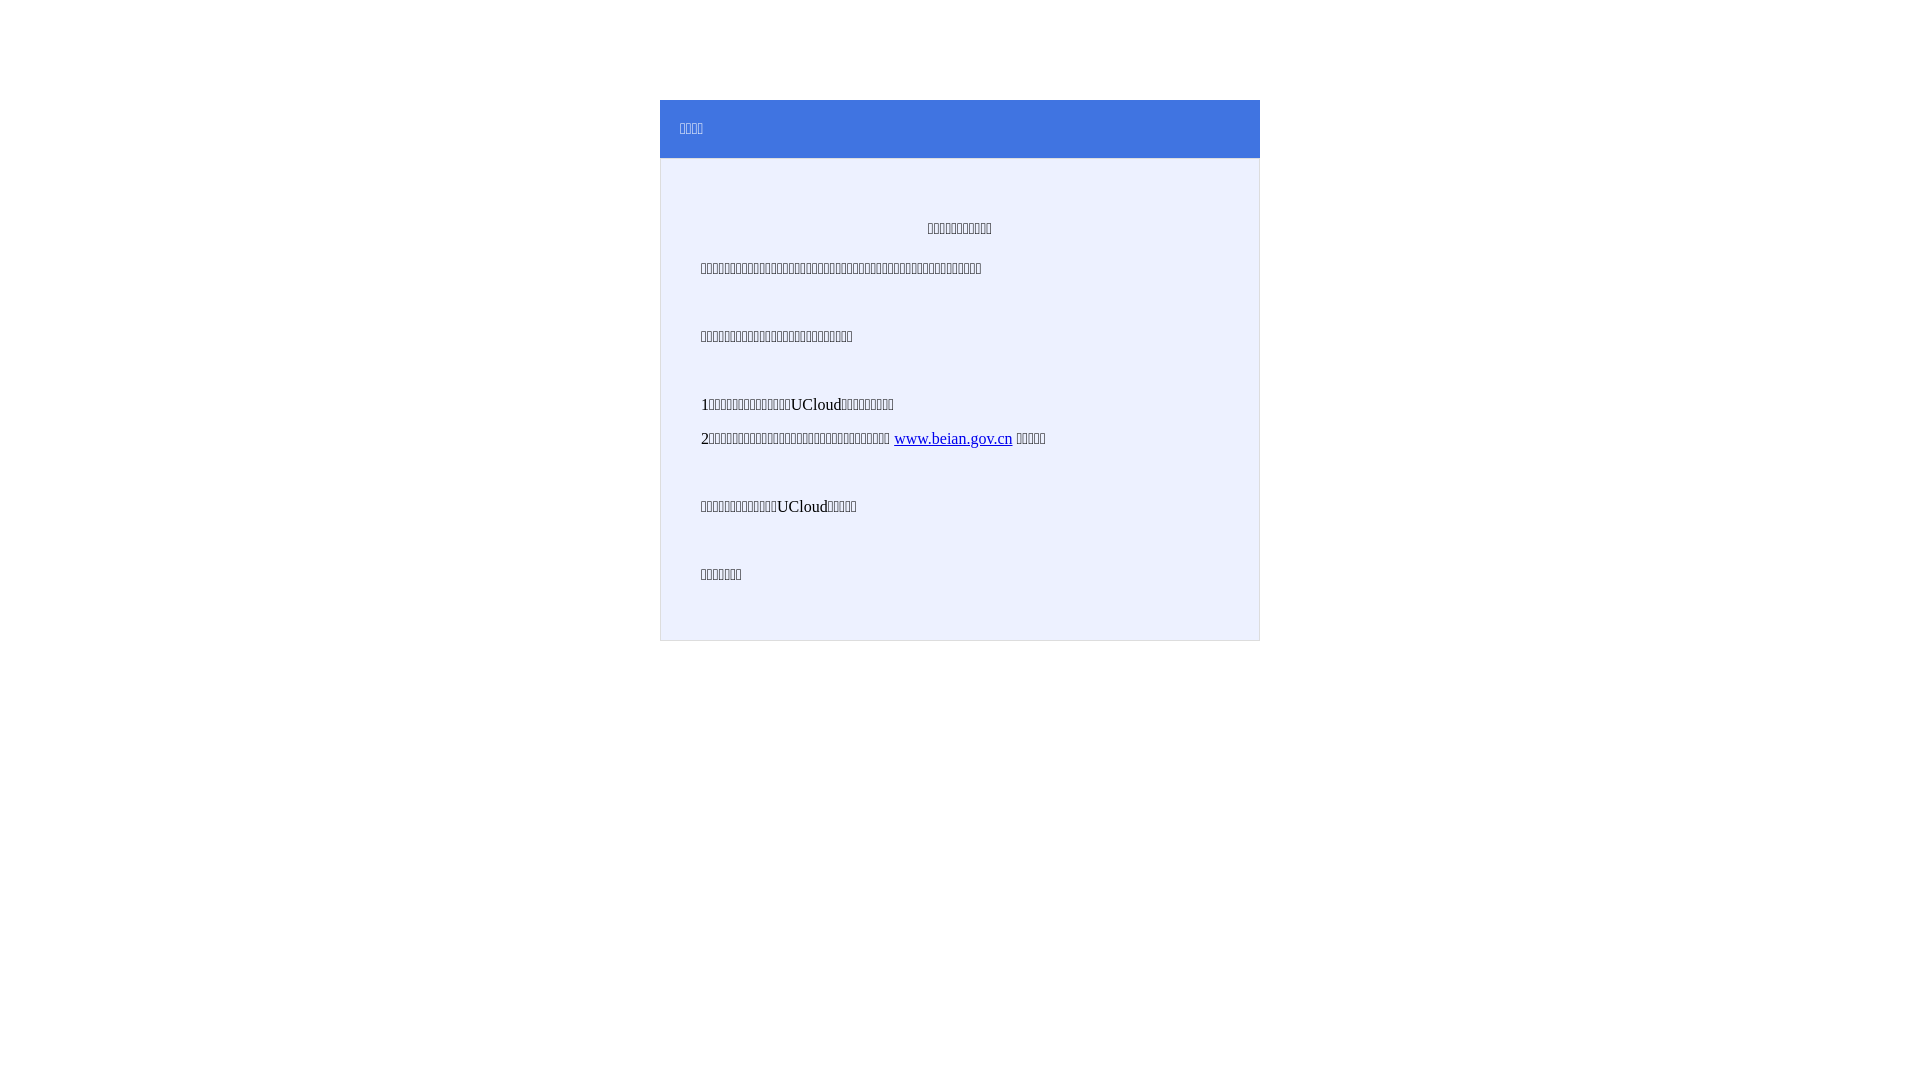 The height and width of the screenshot is (1080, 1920). What do you see at coordinates (952, 437) in the screenshot?
I see `'www.beian.gov.cn'` at bounding box center [952, 437].